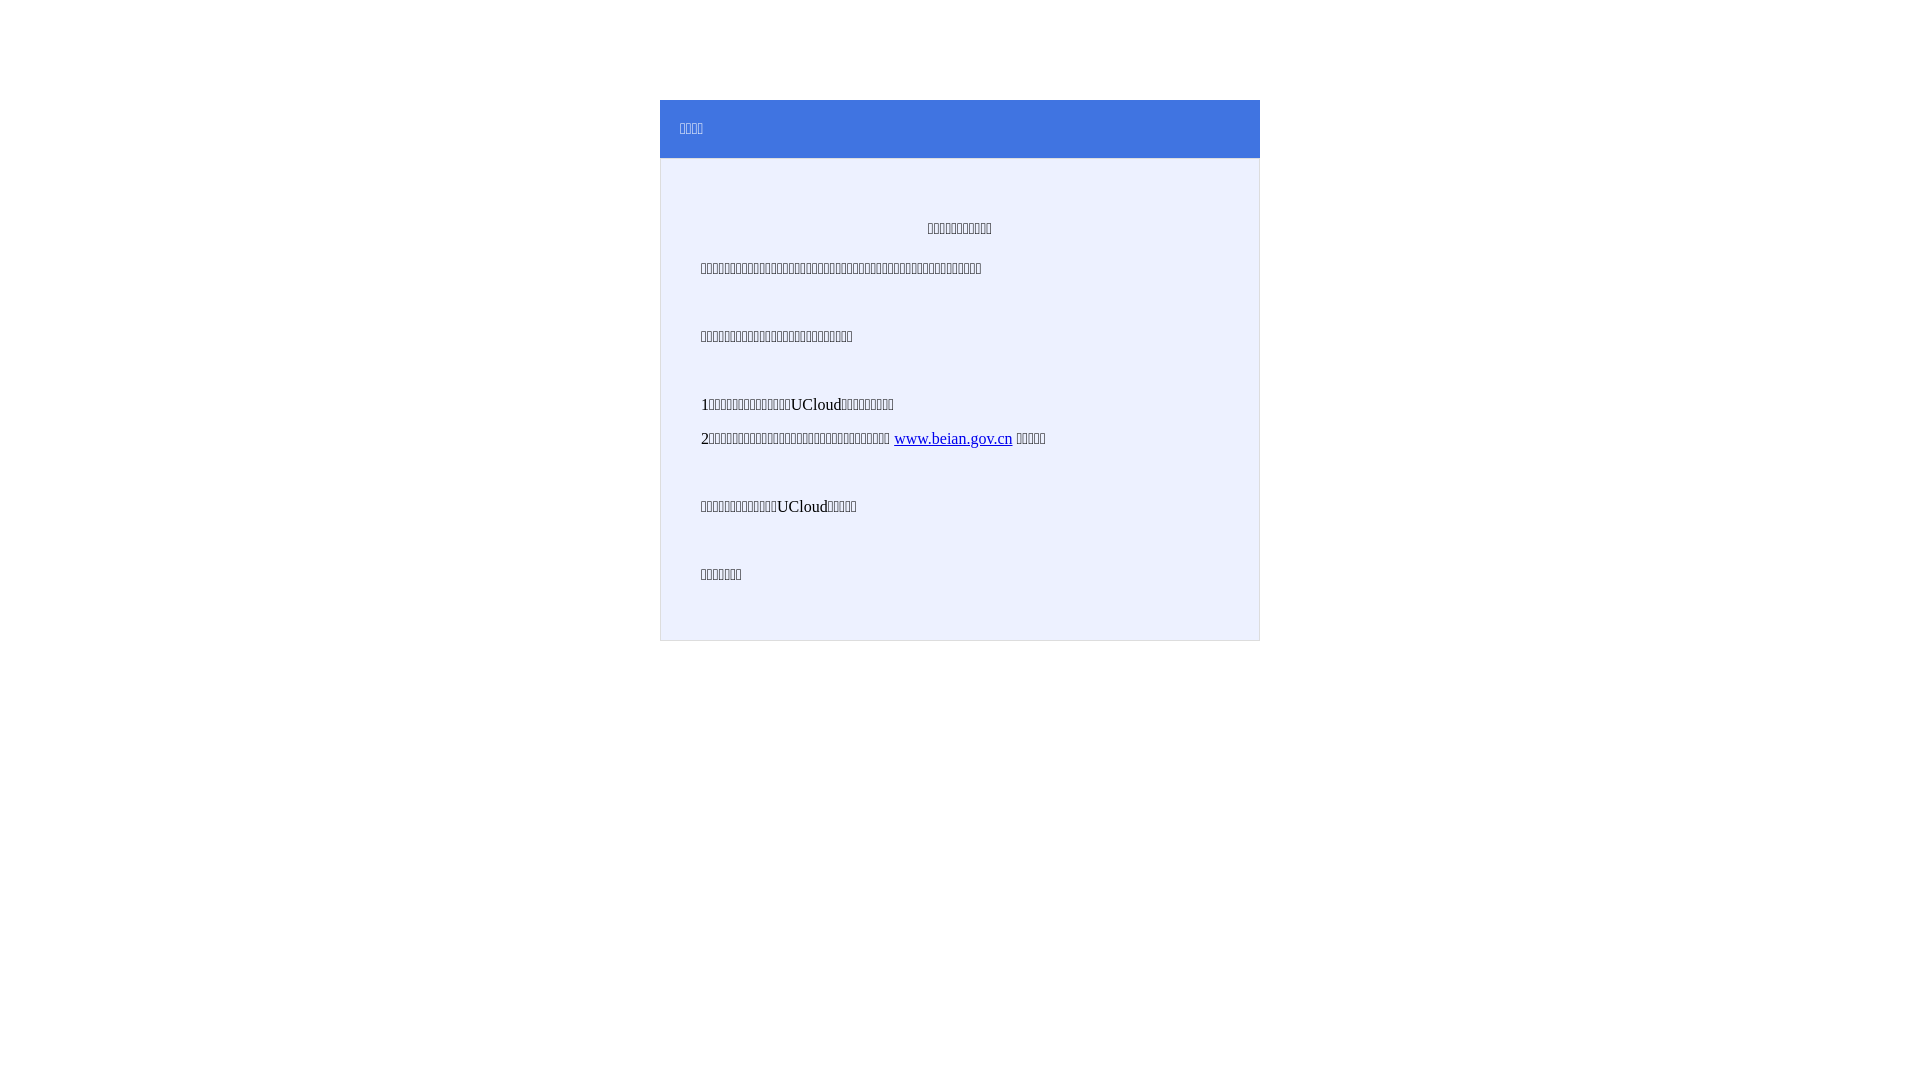 The height and width of the screenshot is (1080, 1920). What do you see at coordinates (952, 437) in the screenshot?
I see `'www.beian.gov.cn'` at bounding box center [952, 437].